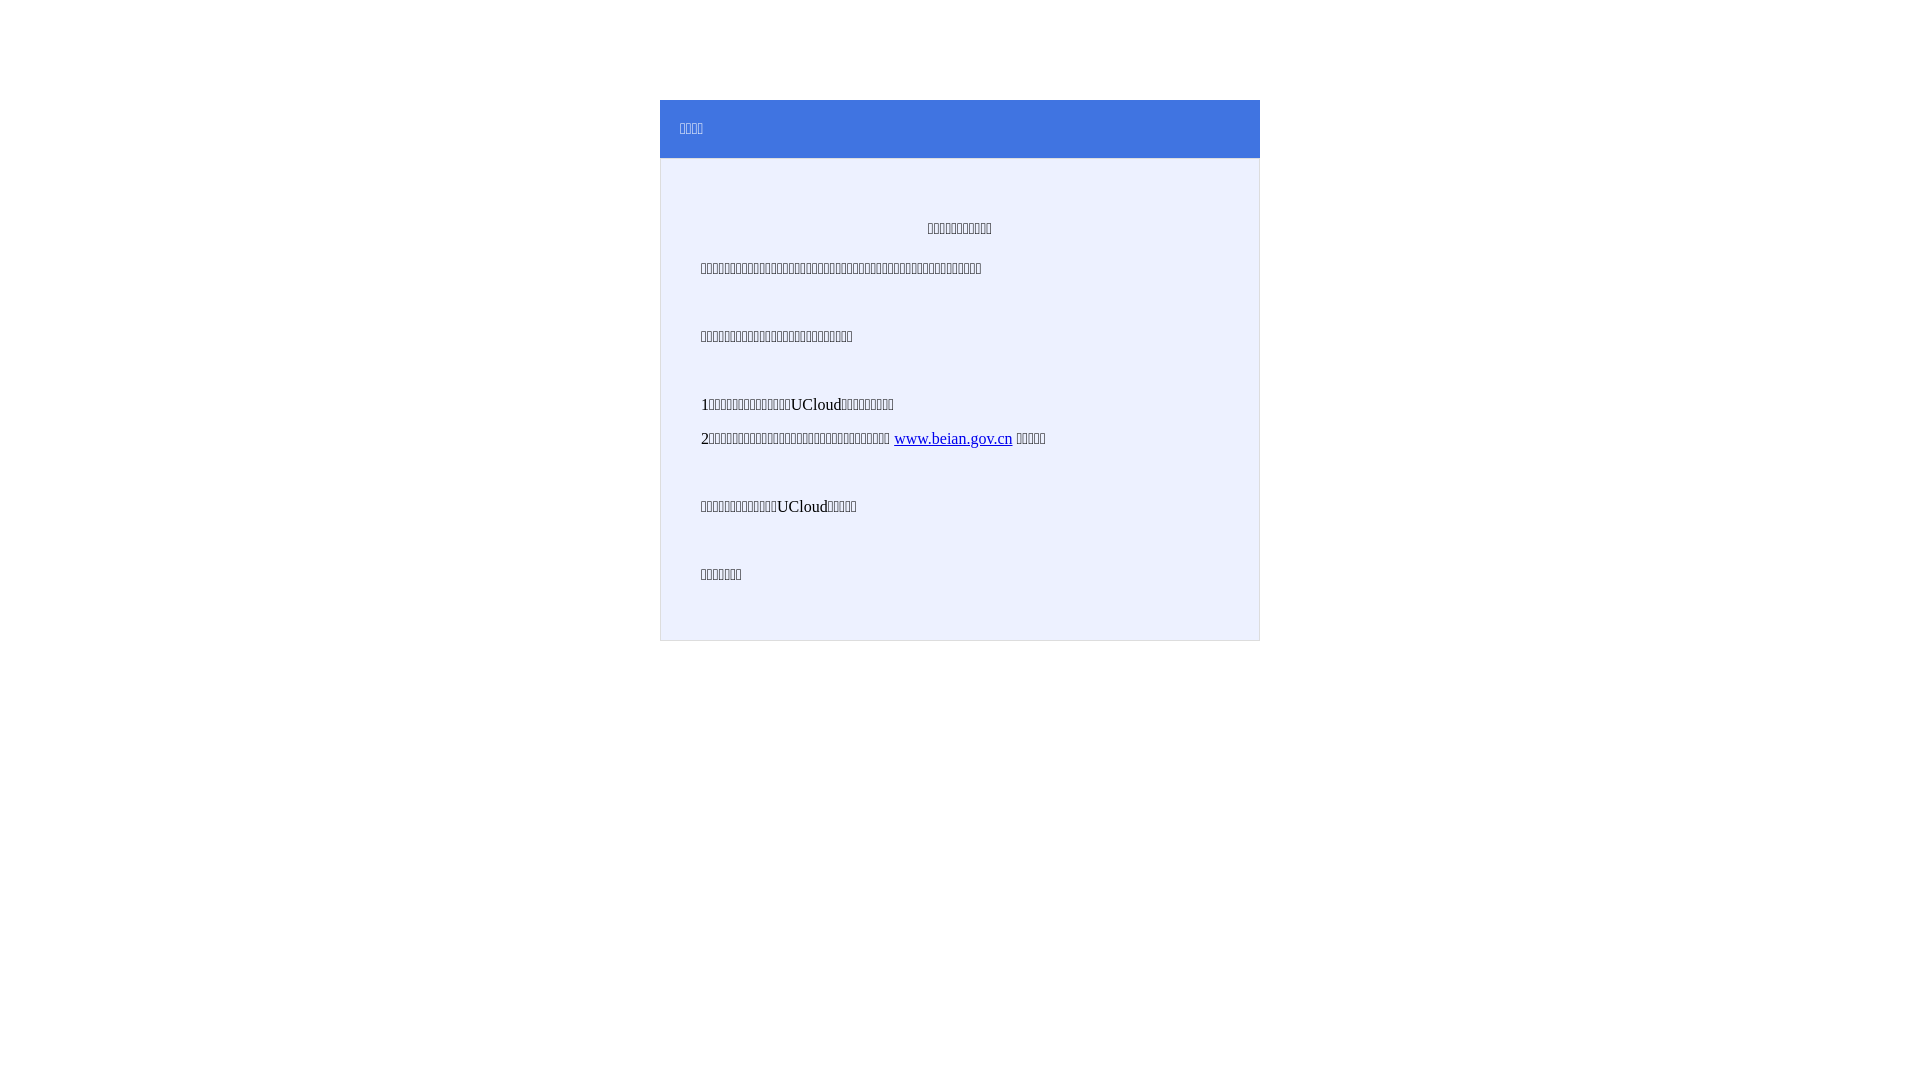 The height and width of the screenshot is (1080, 1920). What do you see at coordinates (952, 437) in the screenshot?
I see `'www.beian.gov.cn'` at bounding box center [952, 437].